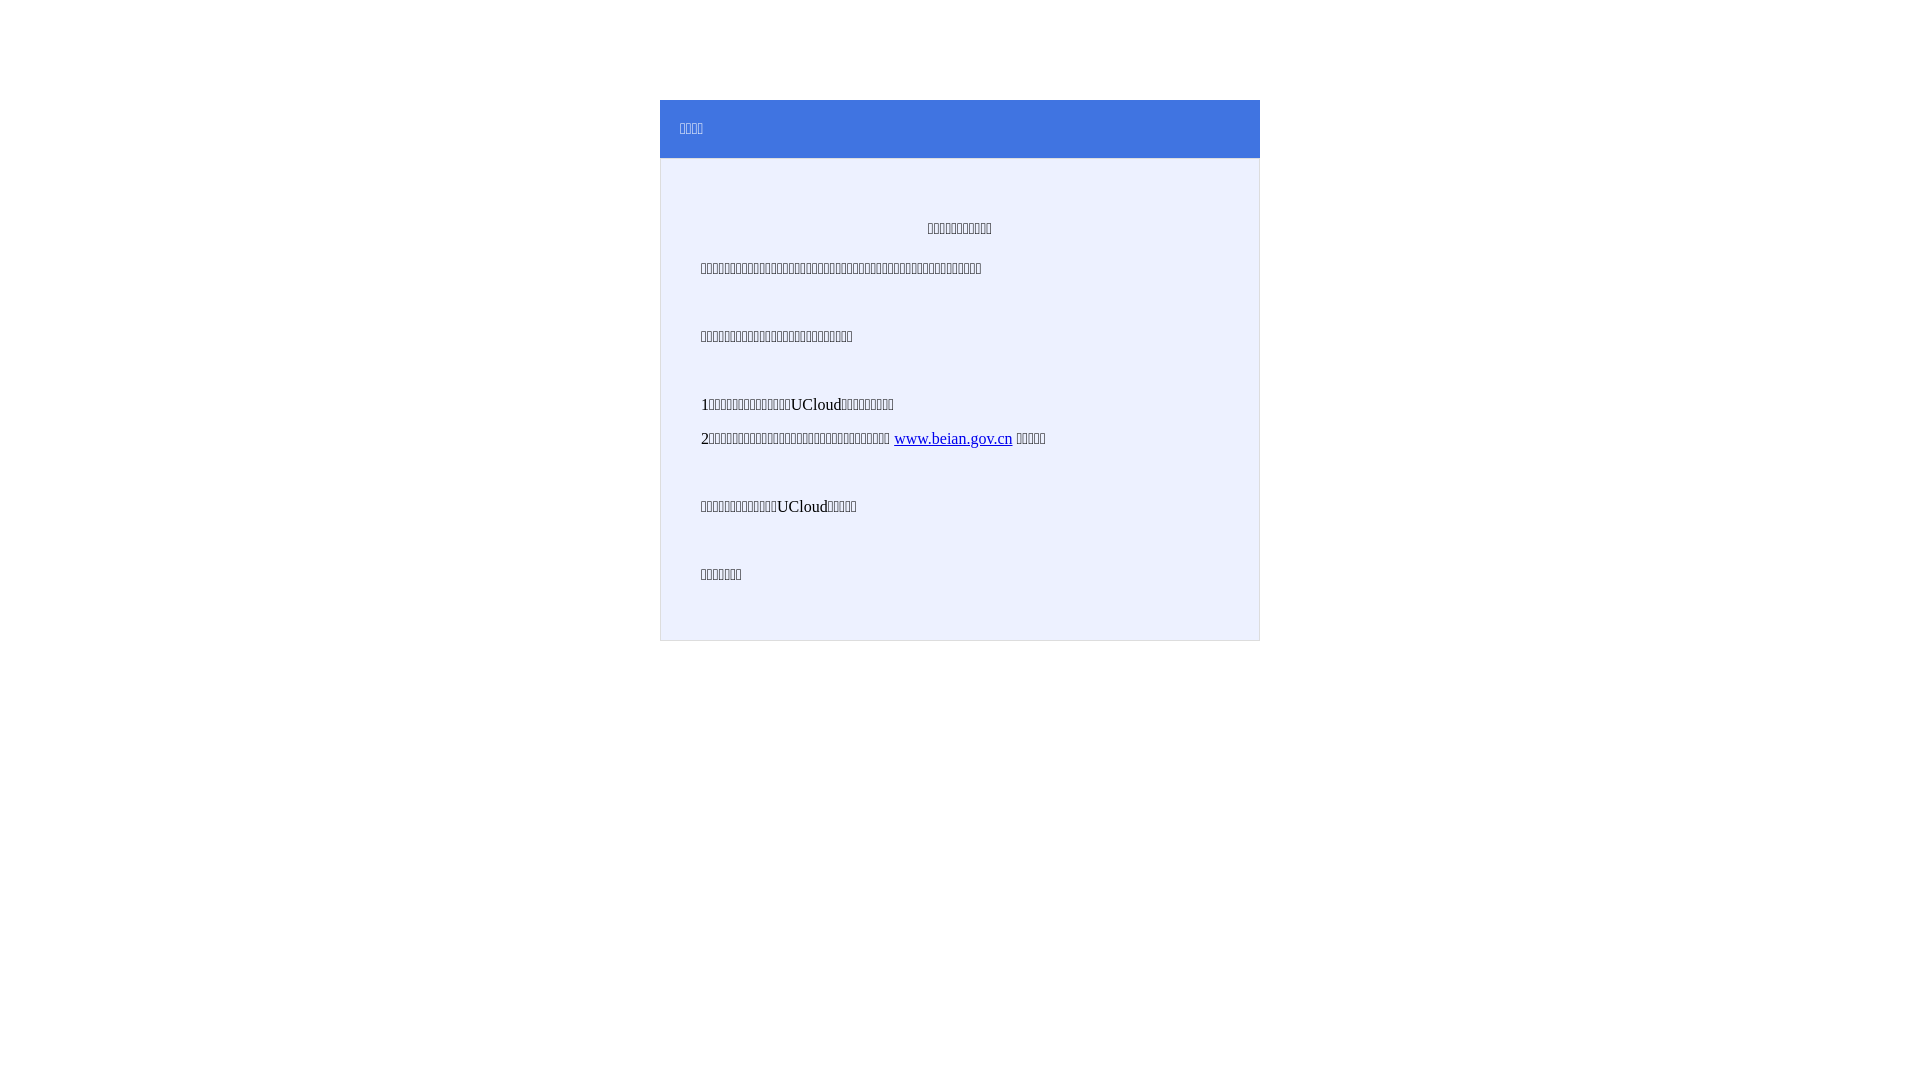 The height and width of the screenshot is (1080, 1920). What do you see at coordinates (952, 437) in the screenshot?
I see `'www.beian.gov.cn'` at bounding box center [952, 437].